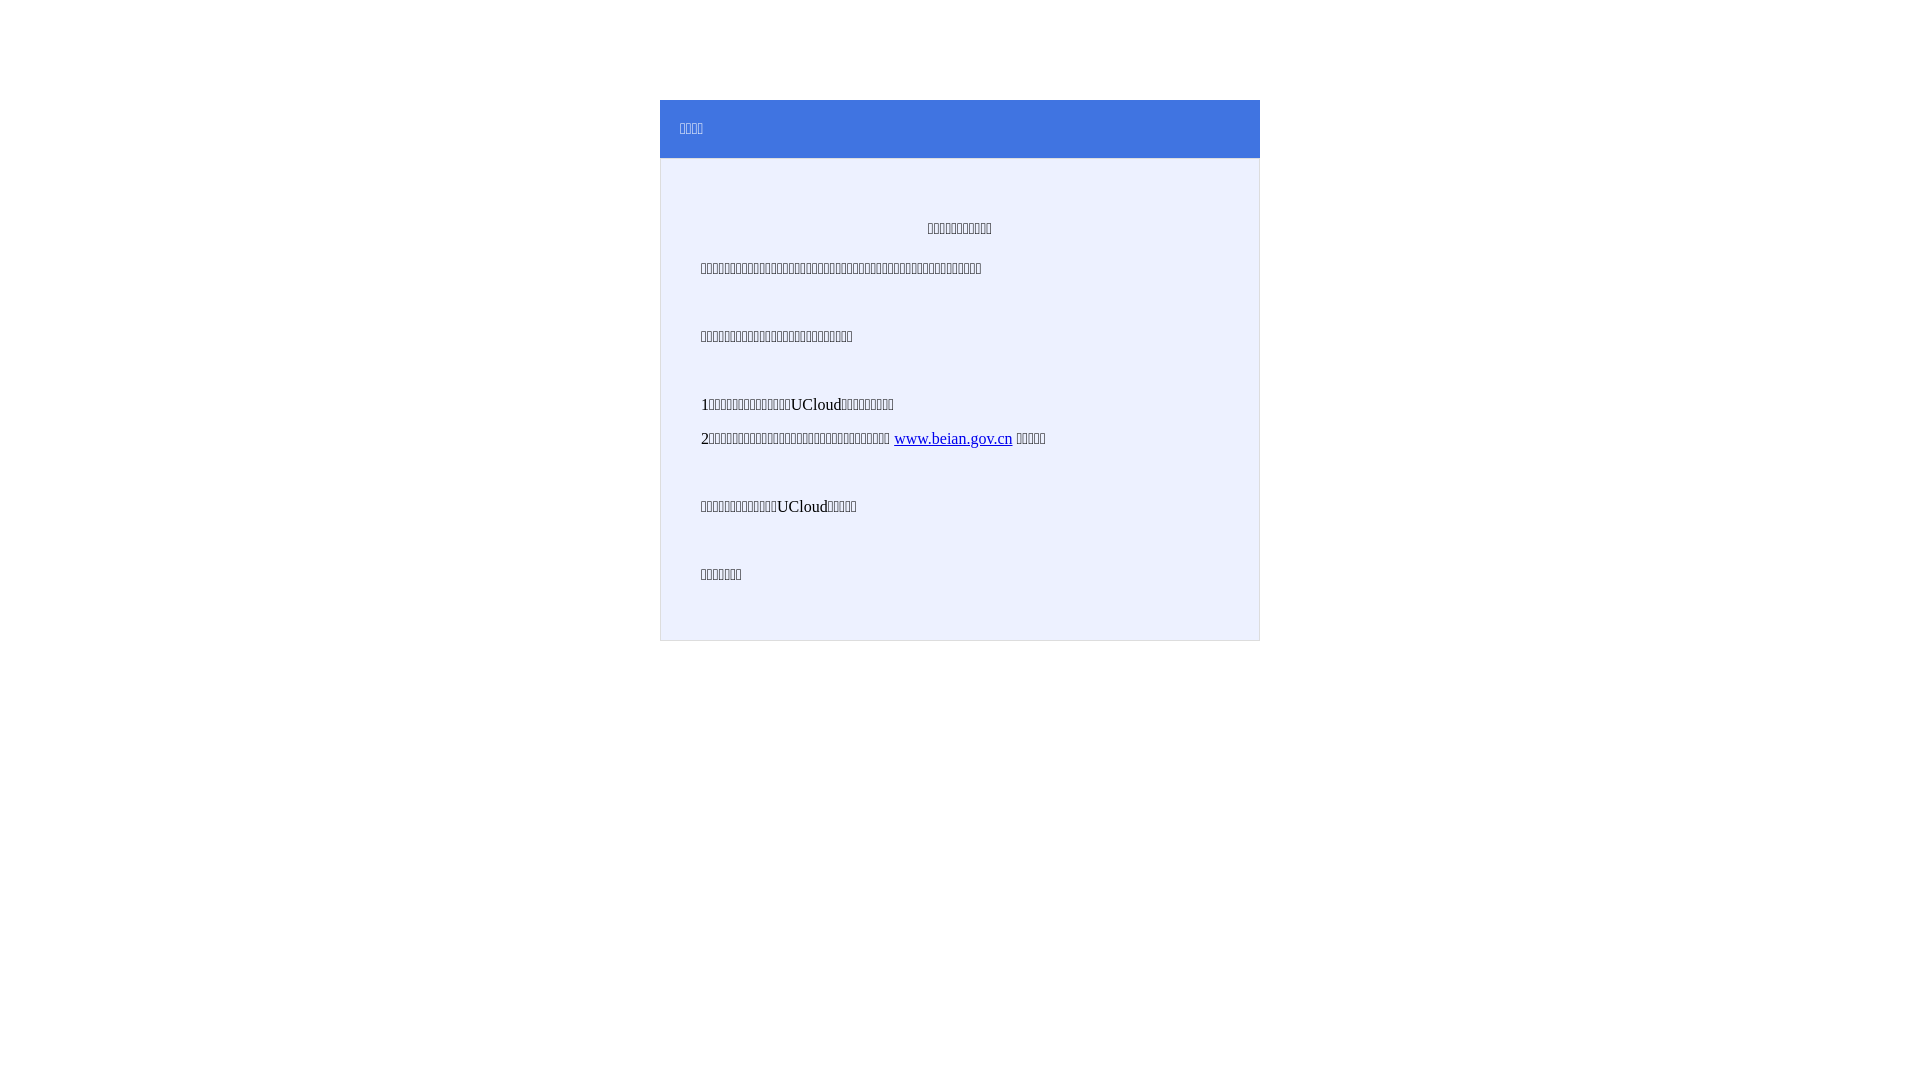 The height and width of the screenshot is (1080, 1920). What do you see at coordinates (952, 437) in the screenshot?
I see `'www.beian.gov.cn'` at bounding box center [952, 437].